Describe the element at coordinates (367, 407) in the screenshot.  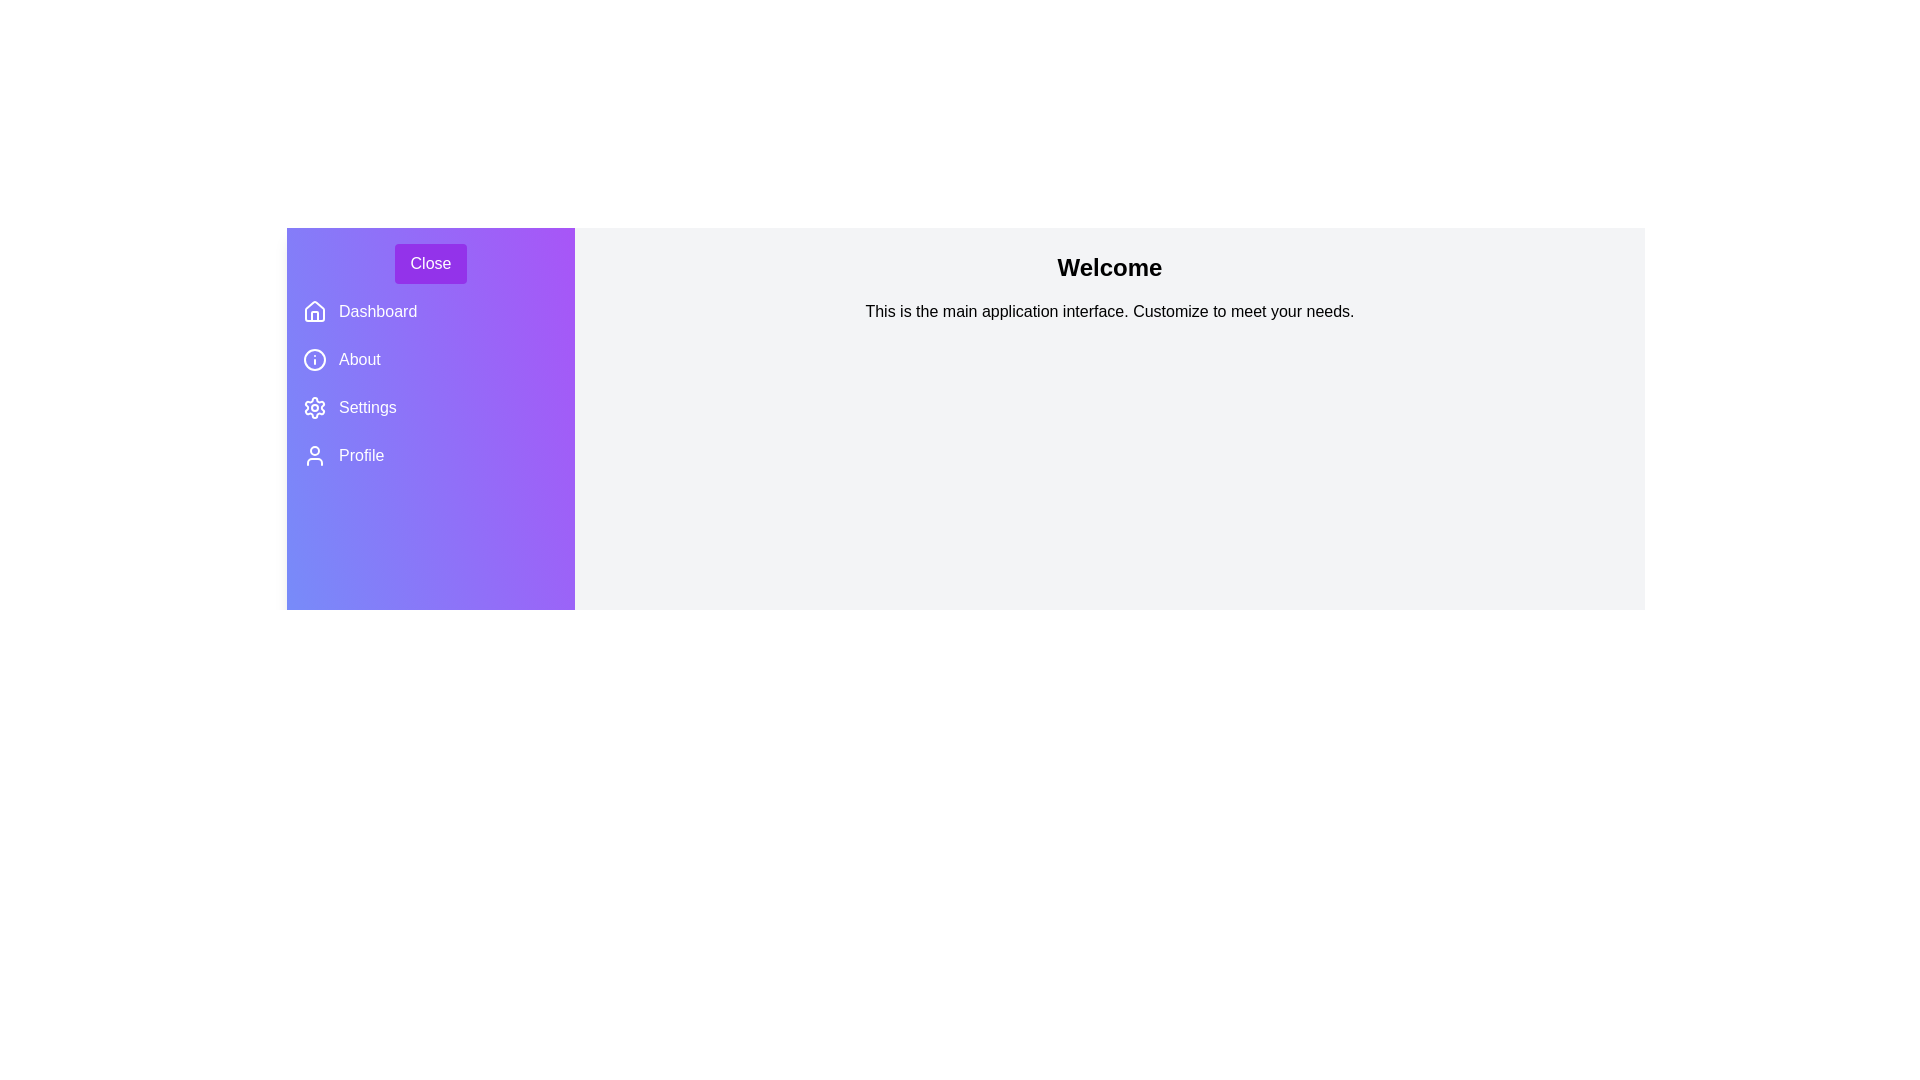
I see `the 'Settings' menu item in the drawer` at that location.